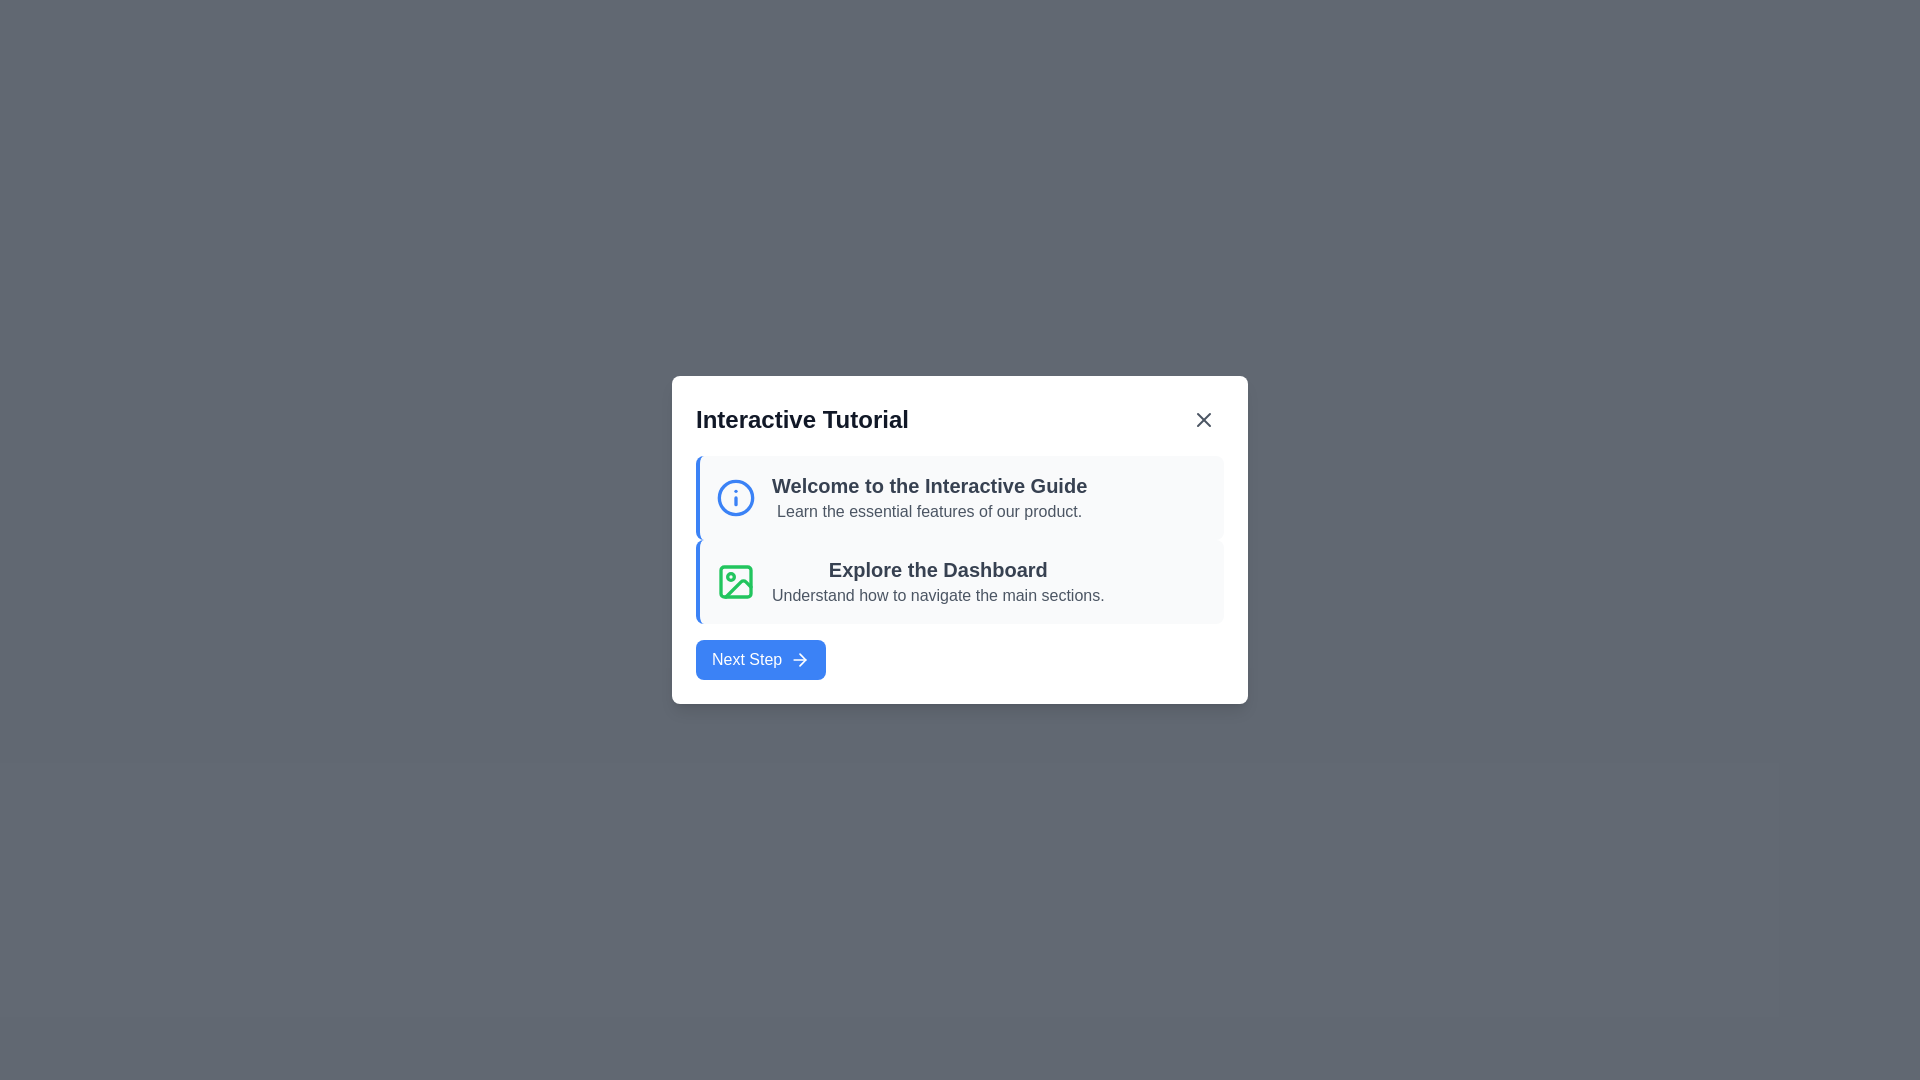  What do you see at coordinates (800, 659) in the screenshot?
I see `the right-facing arrow icon located at the far right side of the 'Next Step' button` at bounding box center [800, 659].